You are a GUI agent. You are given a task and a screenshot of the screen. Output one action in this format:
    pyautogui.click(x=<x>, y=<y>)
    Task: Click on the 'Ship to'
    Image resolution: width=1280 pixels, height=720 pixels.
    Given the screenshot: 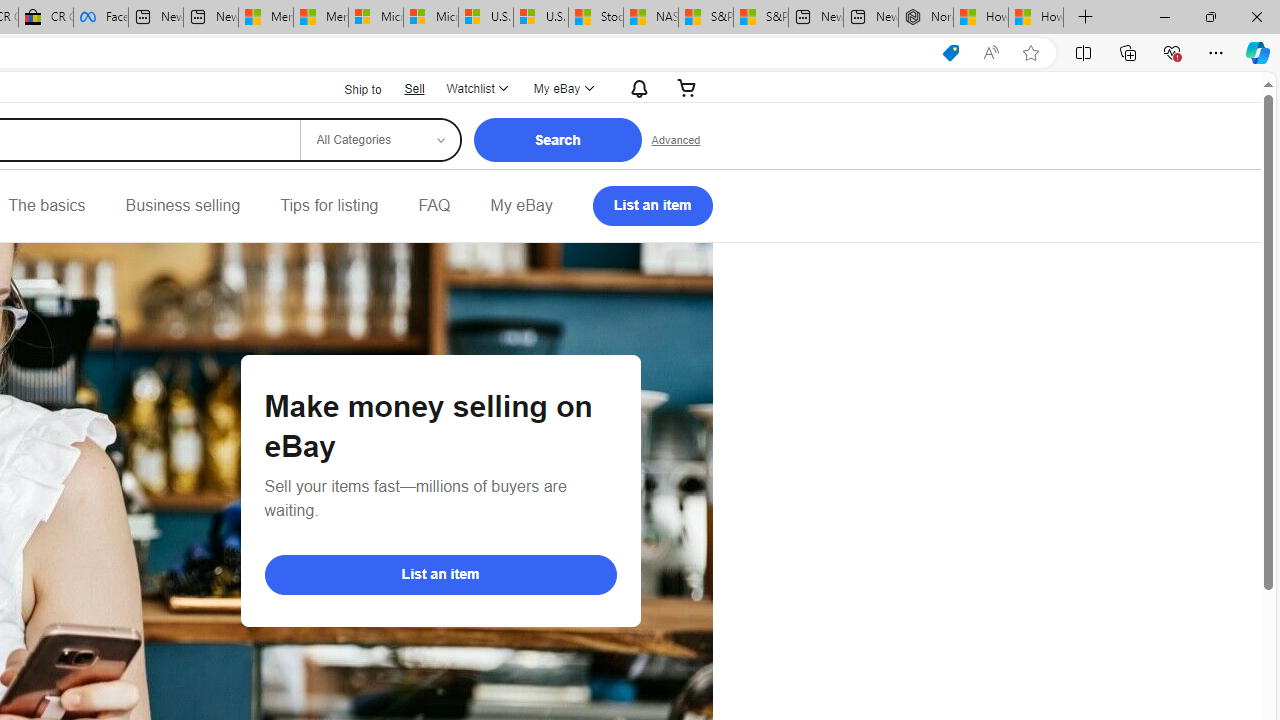 What is the action you would take?
    pyautogui.click(x=350, y=87)
    